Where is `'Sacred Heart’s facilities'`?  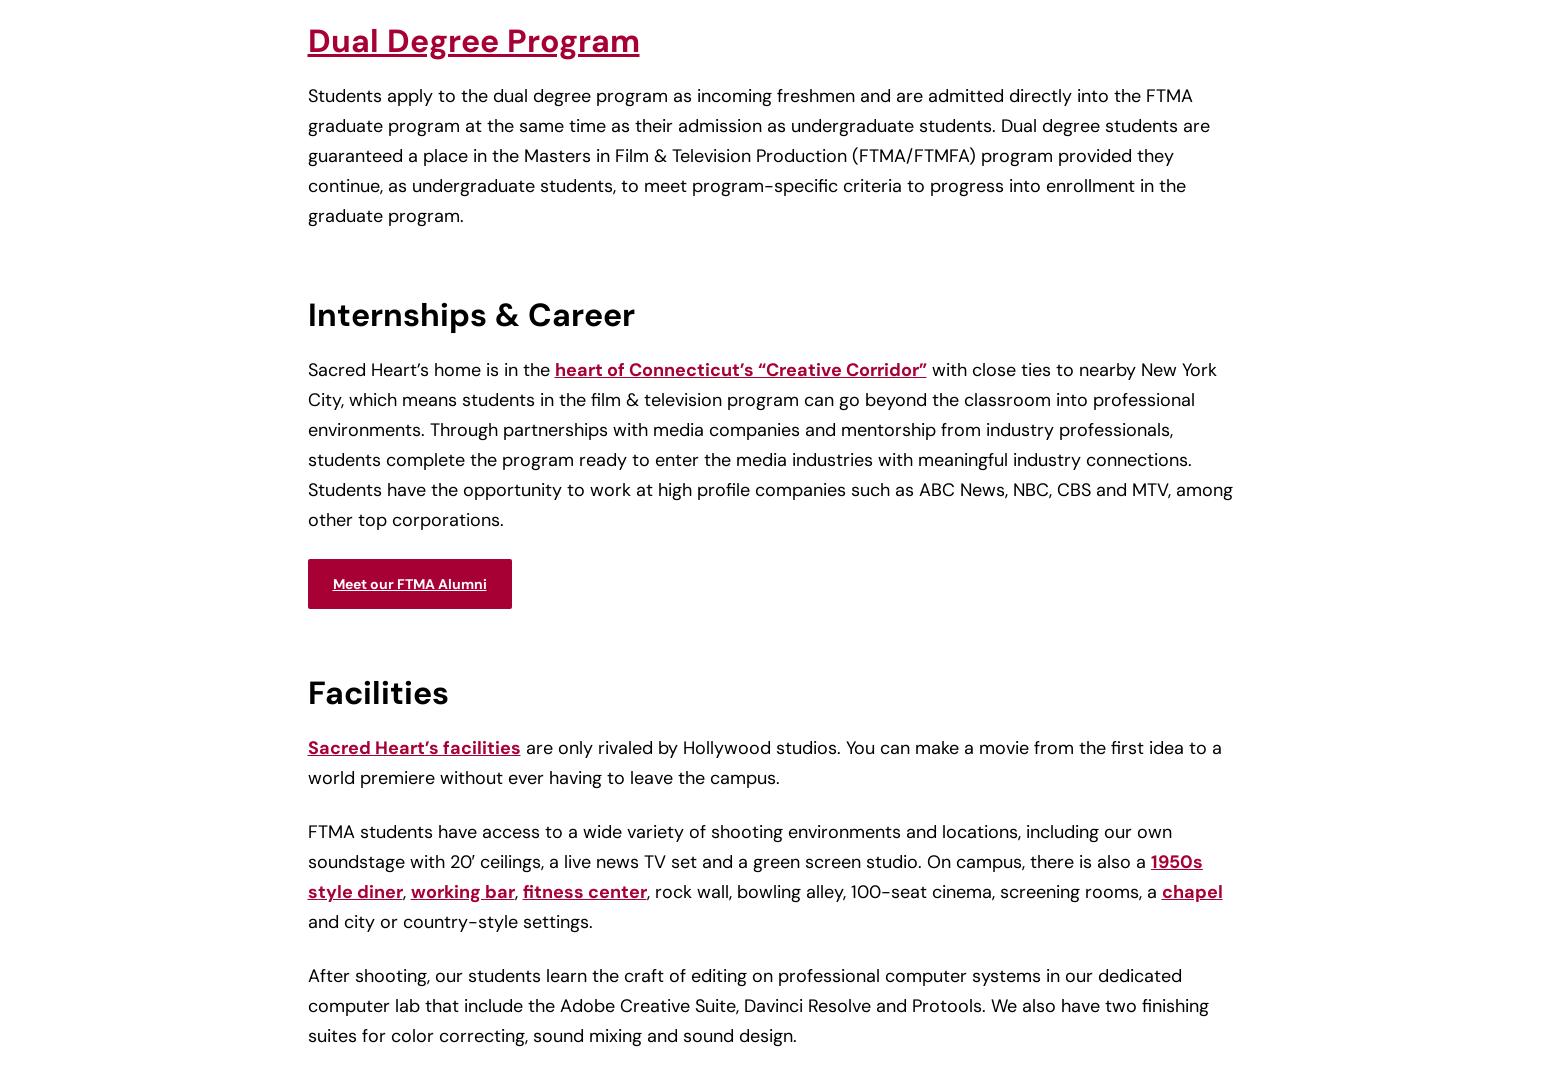 'Sacred Heart’s facilities' is located at coordinates (413, 745).